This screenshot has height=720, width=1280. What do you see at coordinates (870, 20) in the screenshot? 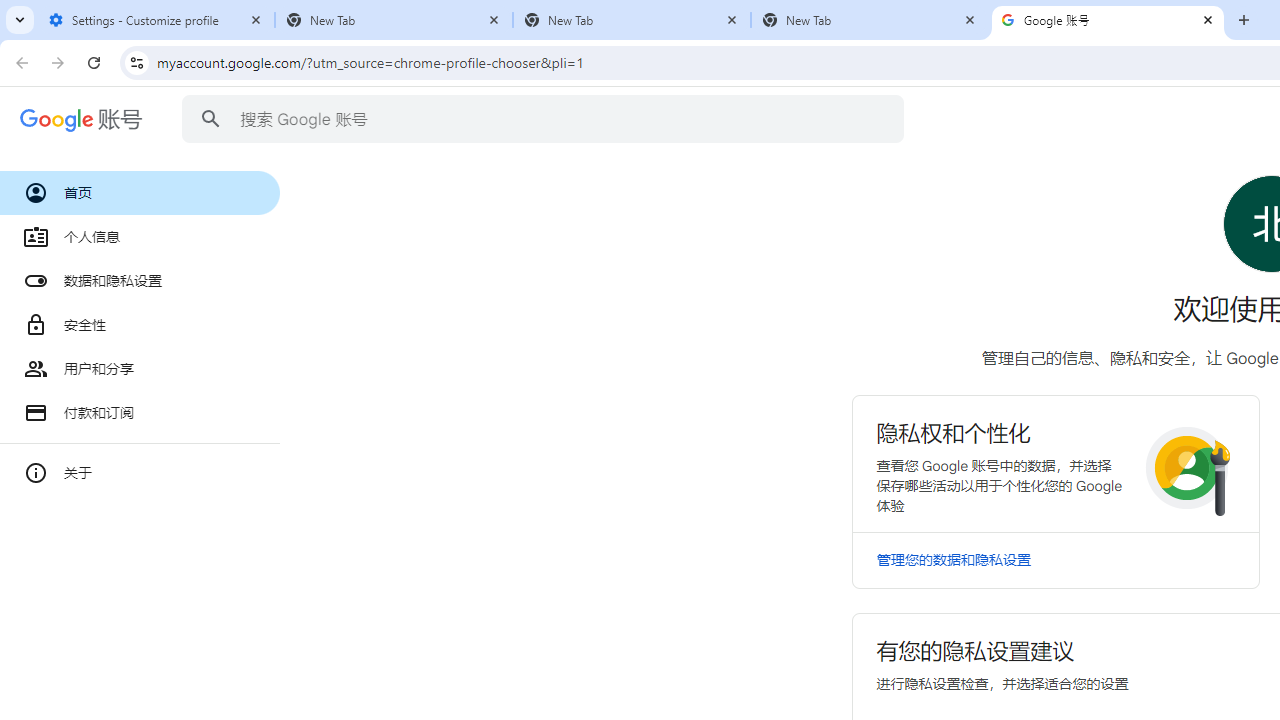
I see `'New Tab'` at bounding box center [870, 20].